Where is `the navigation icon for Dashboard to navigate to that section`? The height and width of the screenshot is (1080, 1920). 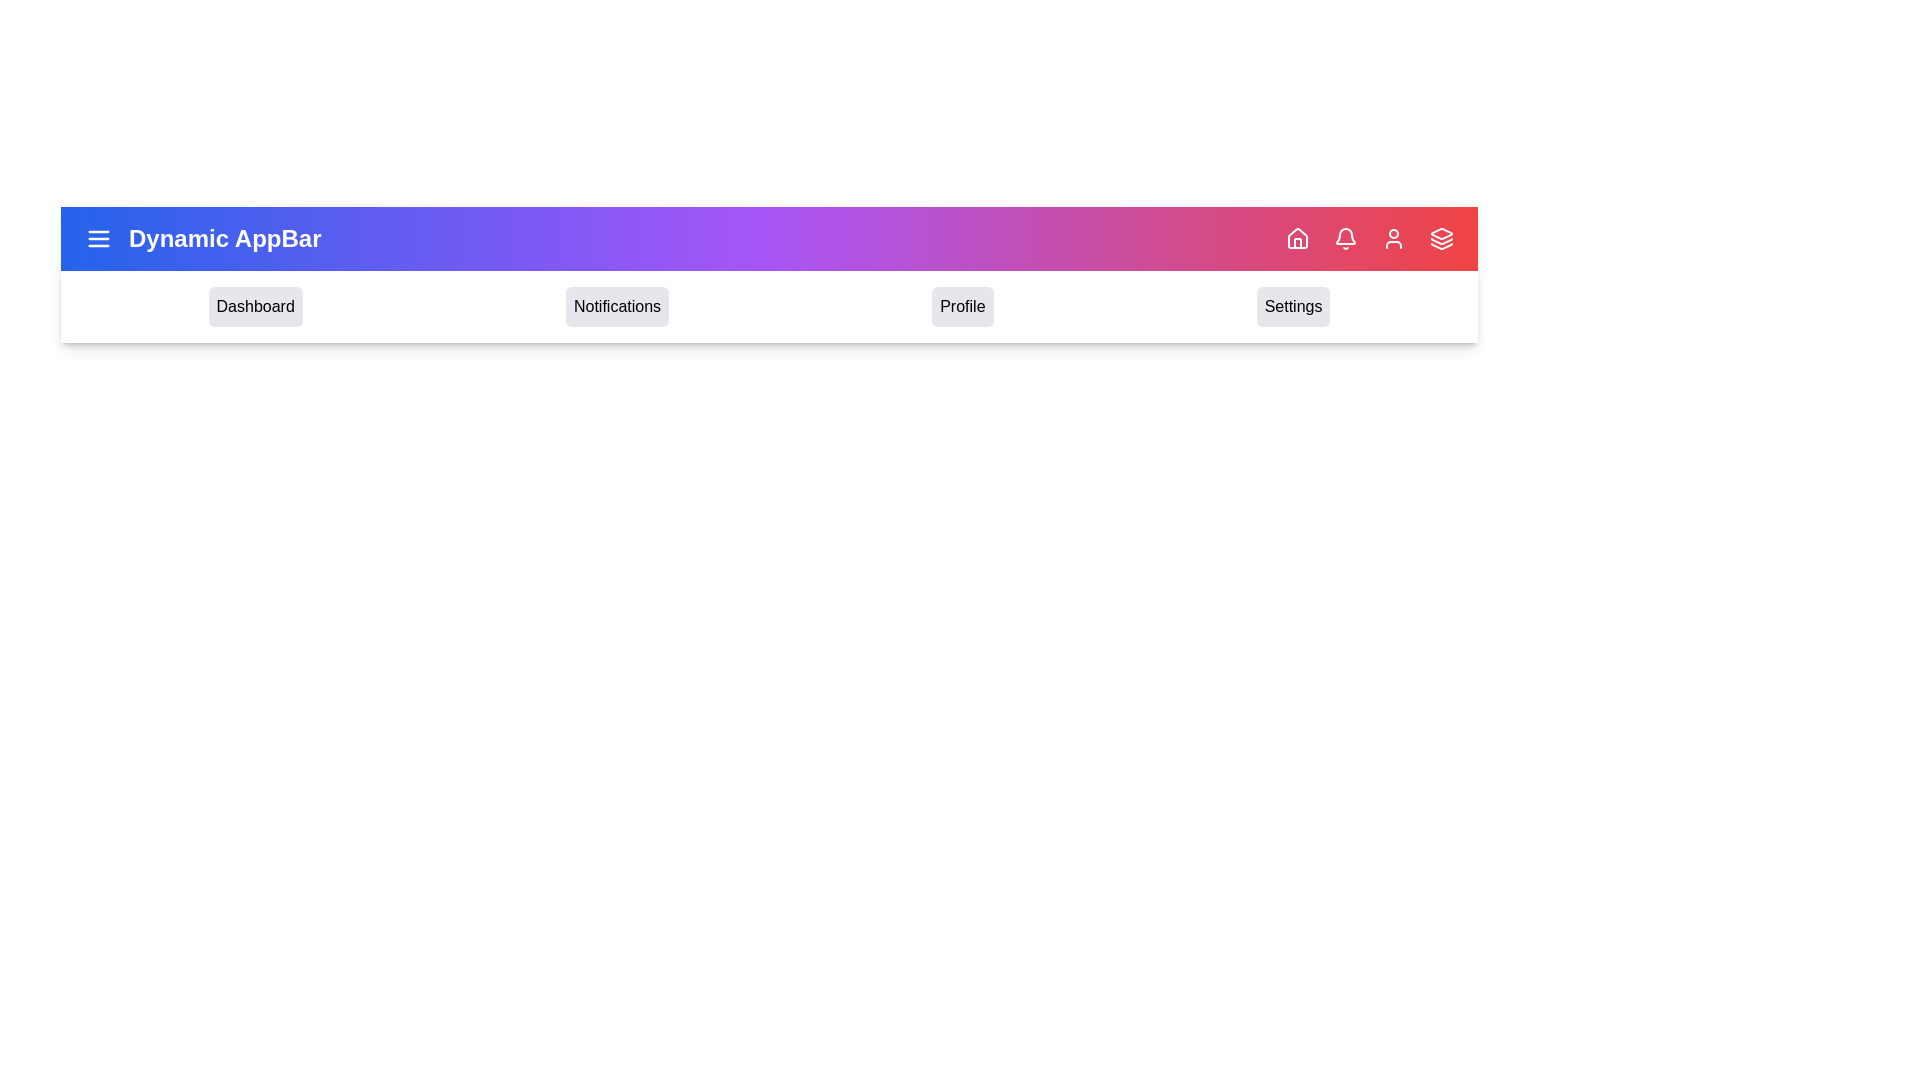
the navigation icon for Dashboard to navigate to that section is located at coordinates (254, 307).